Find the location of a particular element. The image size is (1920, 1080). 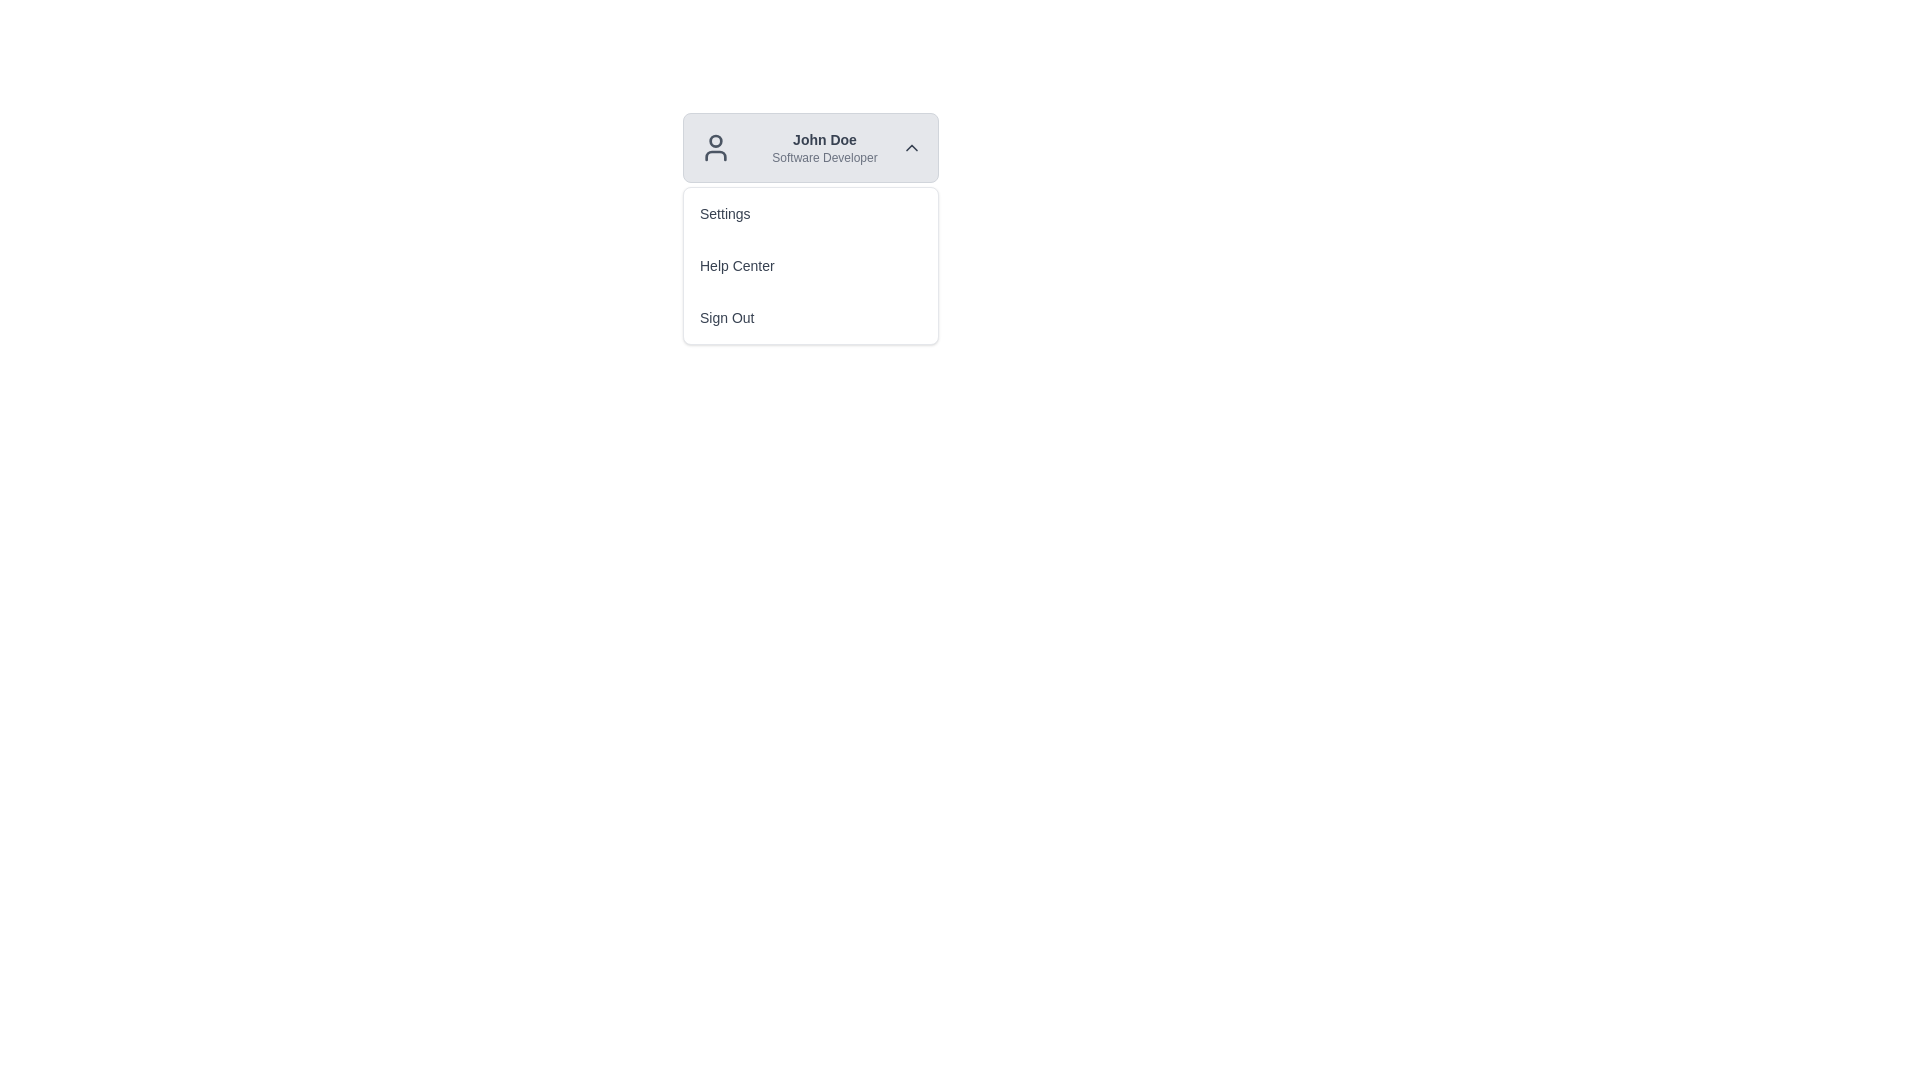

the user profile silhouette icon, which is dark gray against a light gray background and positioned to the left of the text 'John Doe' is located at coordinates (715, 146).